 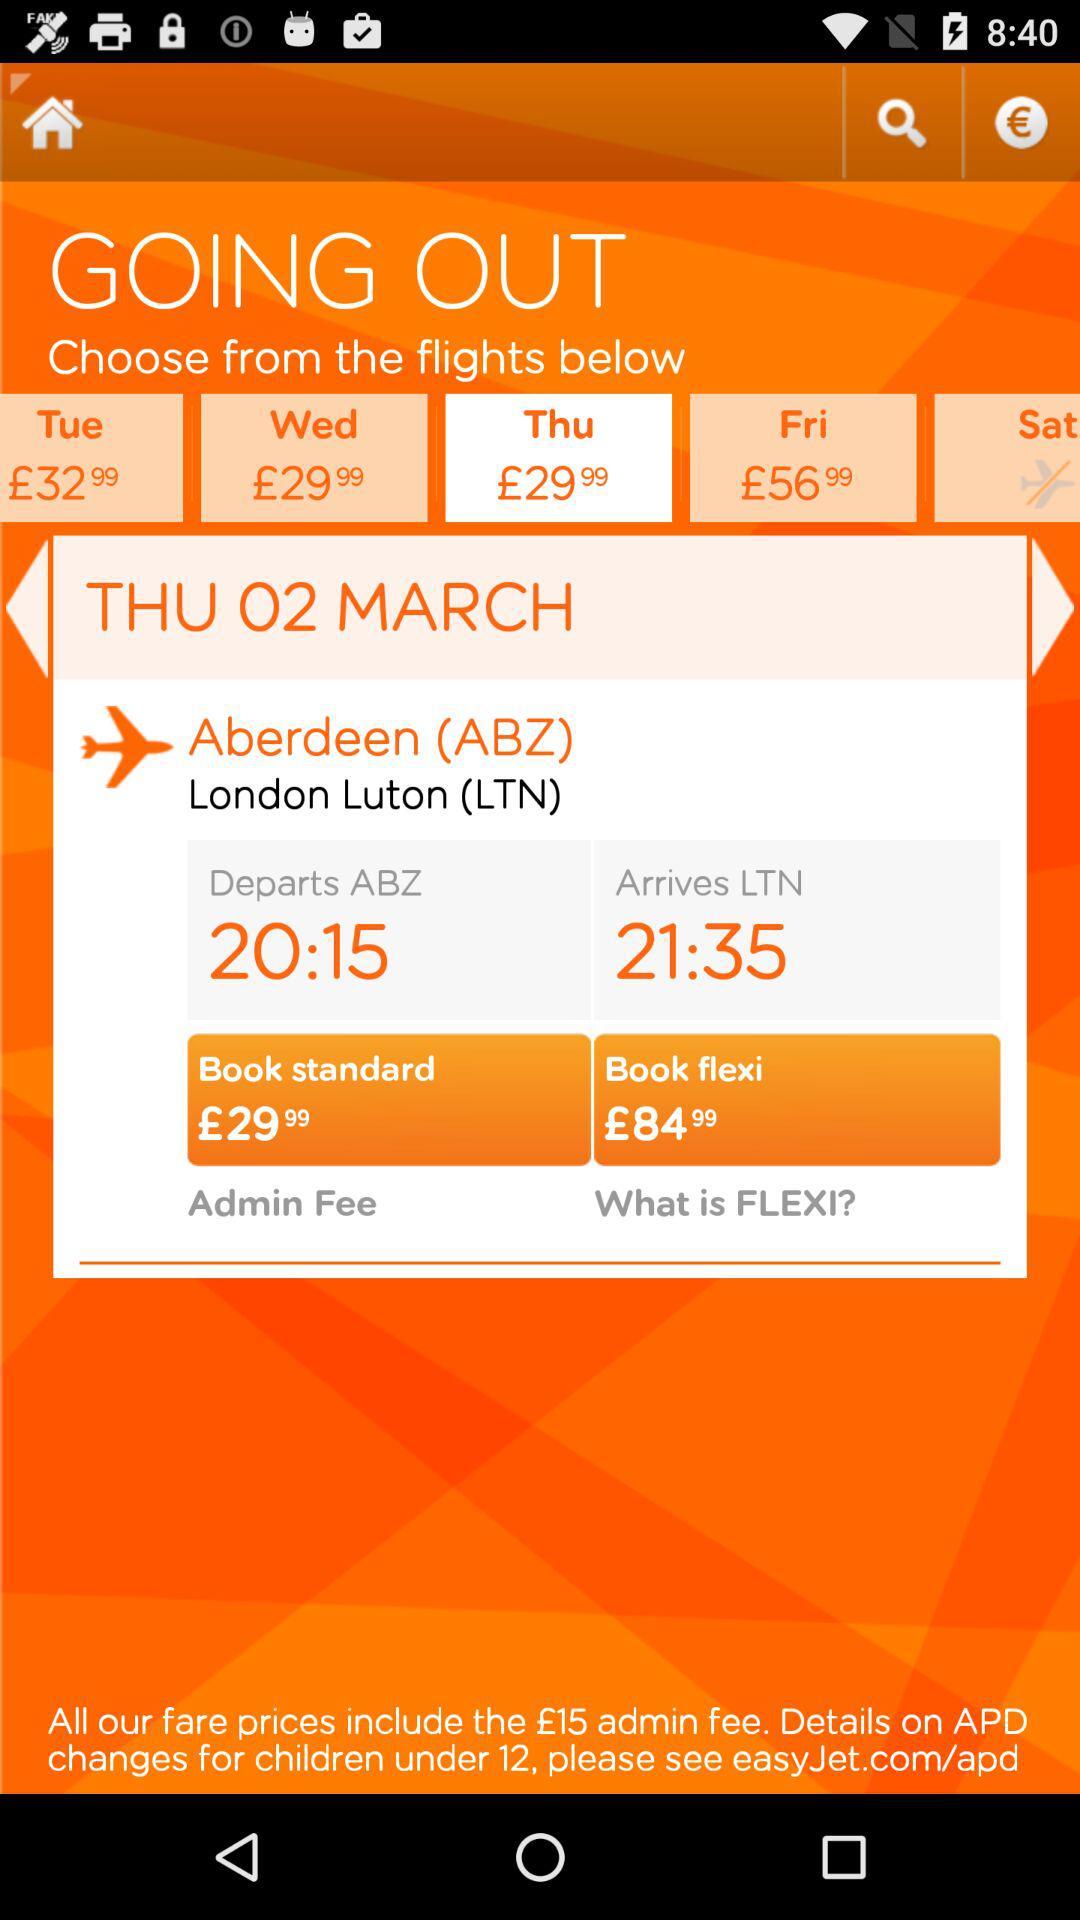 I want to click on get help, so click(x=1020, y=121).